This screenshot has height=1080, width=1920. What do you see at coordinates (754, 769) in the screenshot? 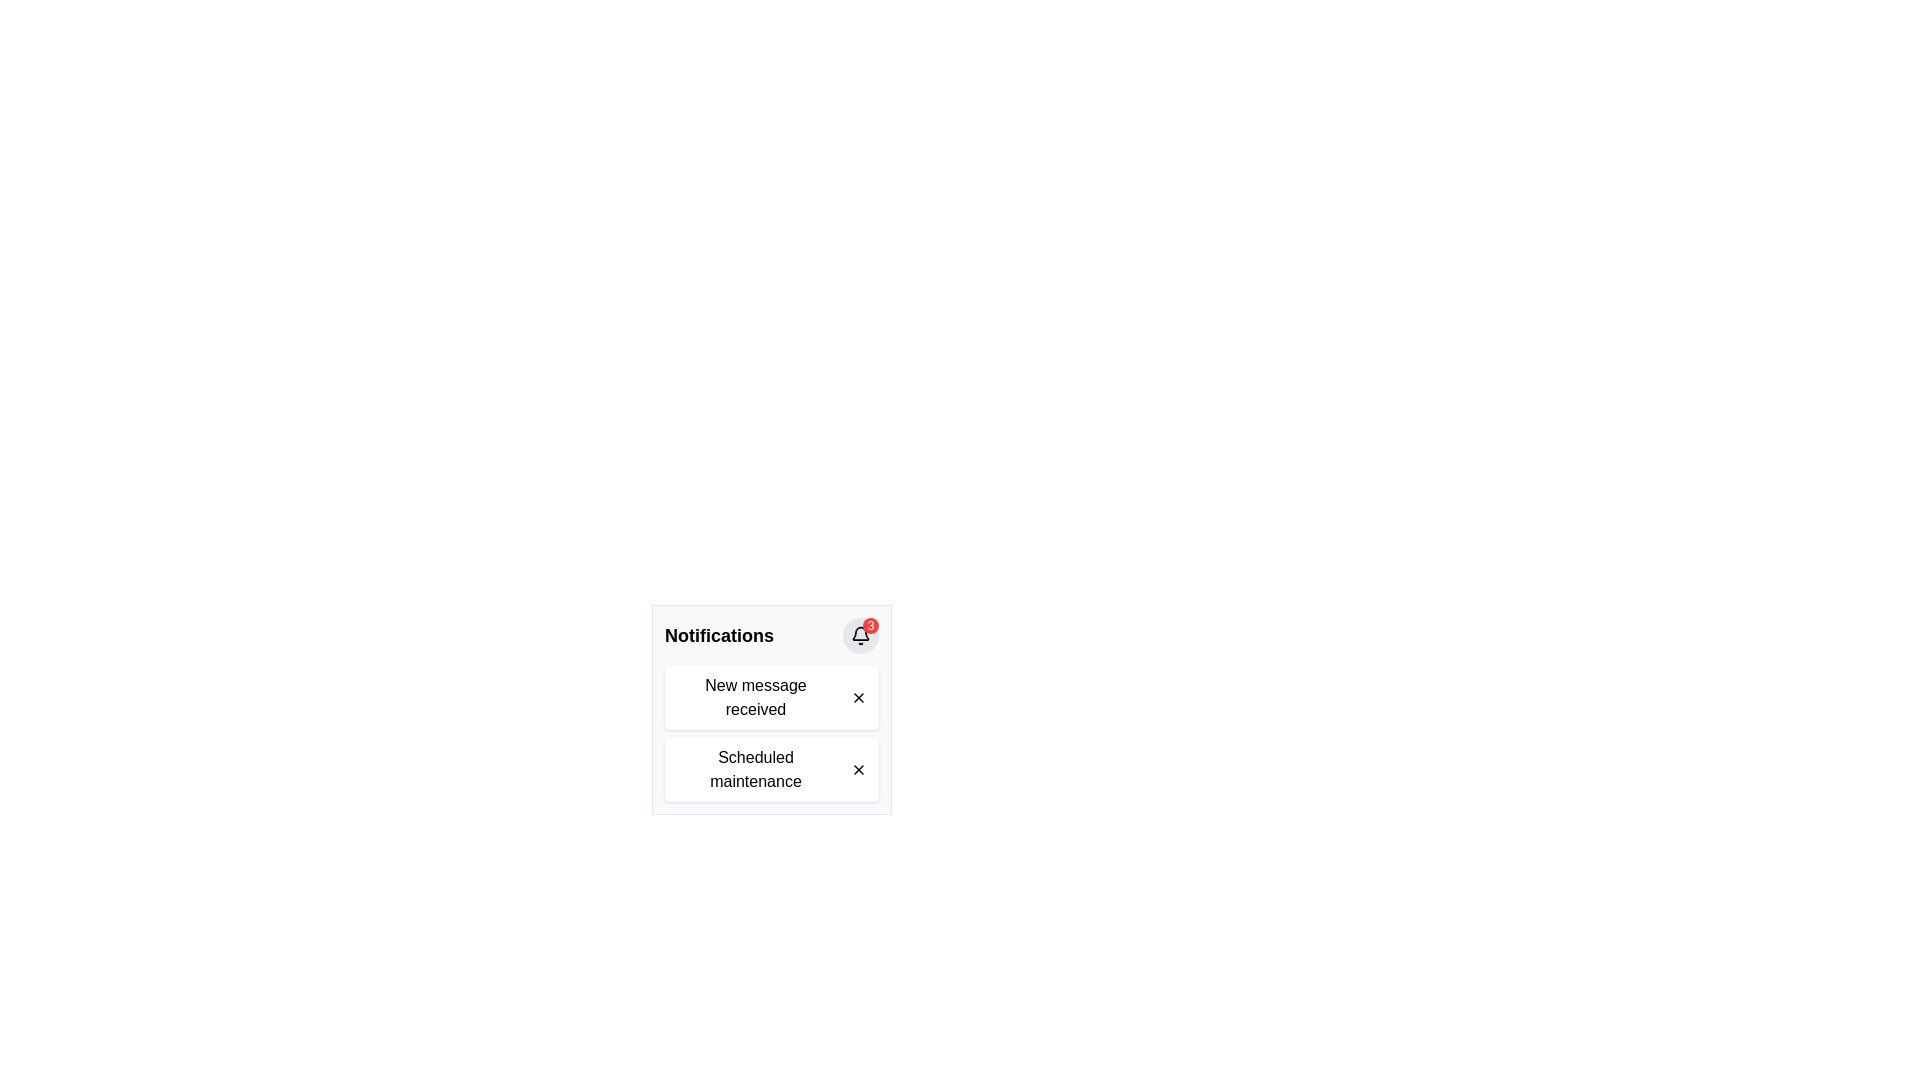
I see `the Text Label displaying 'Scheduled maintenance' within the notification item box` at bounding box center [754, 769].